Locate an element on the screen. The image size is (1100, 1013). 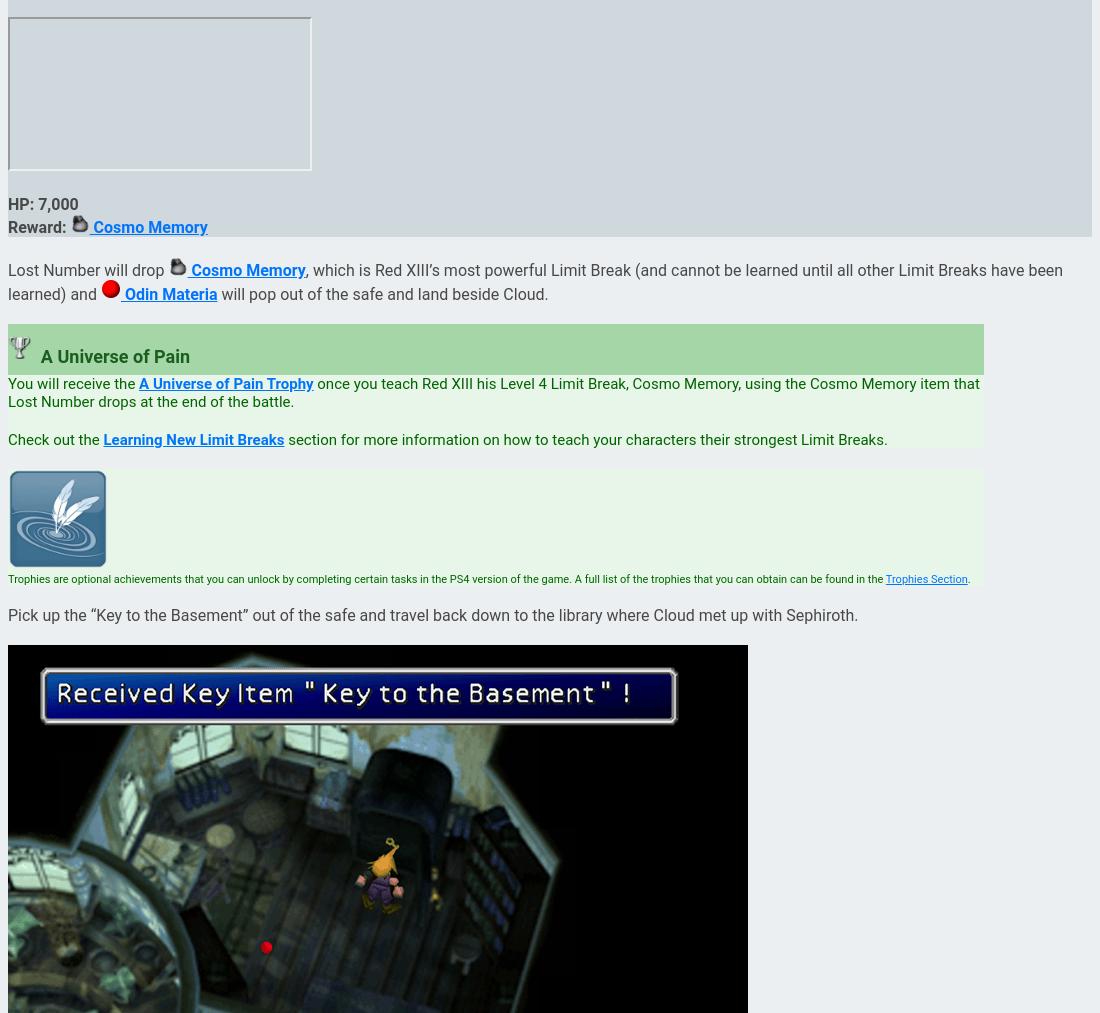
'A Universe of Pain' is located at coordinates (112, 356).